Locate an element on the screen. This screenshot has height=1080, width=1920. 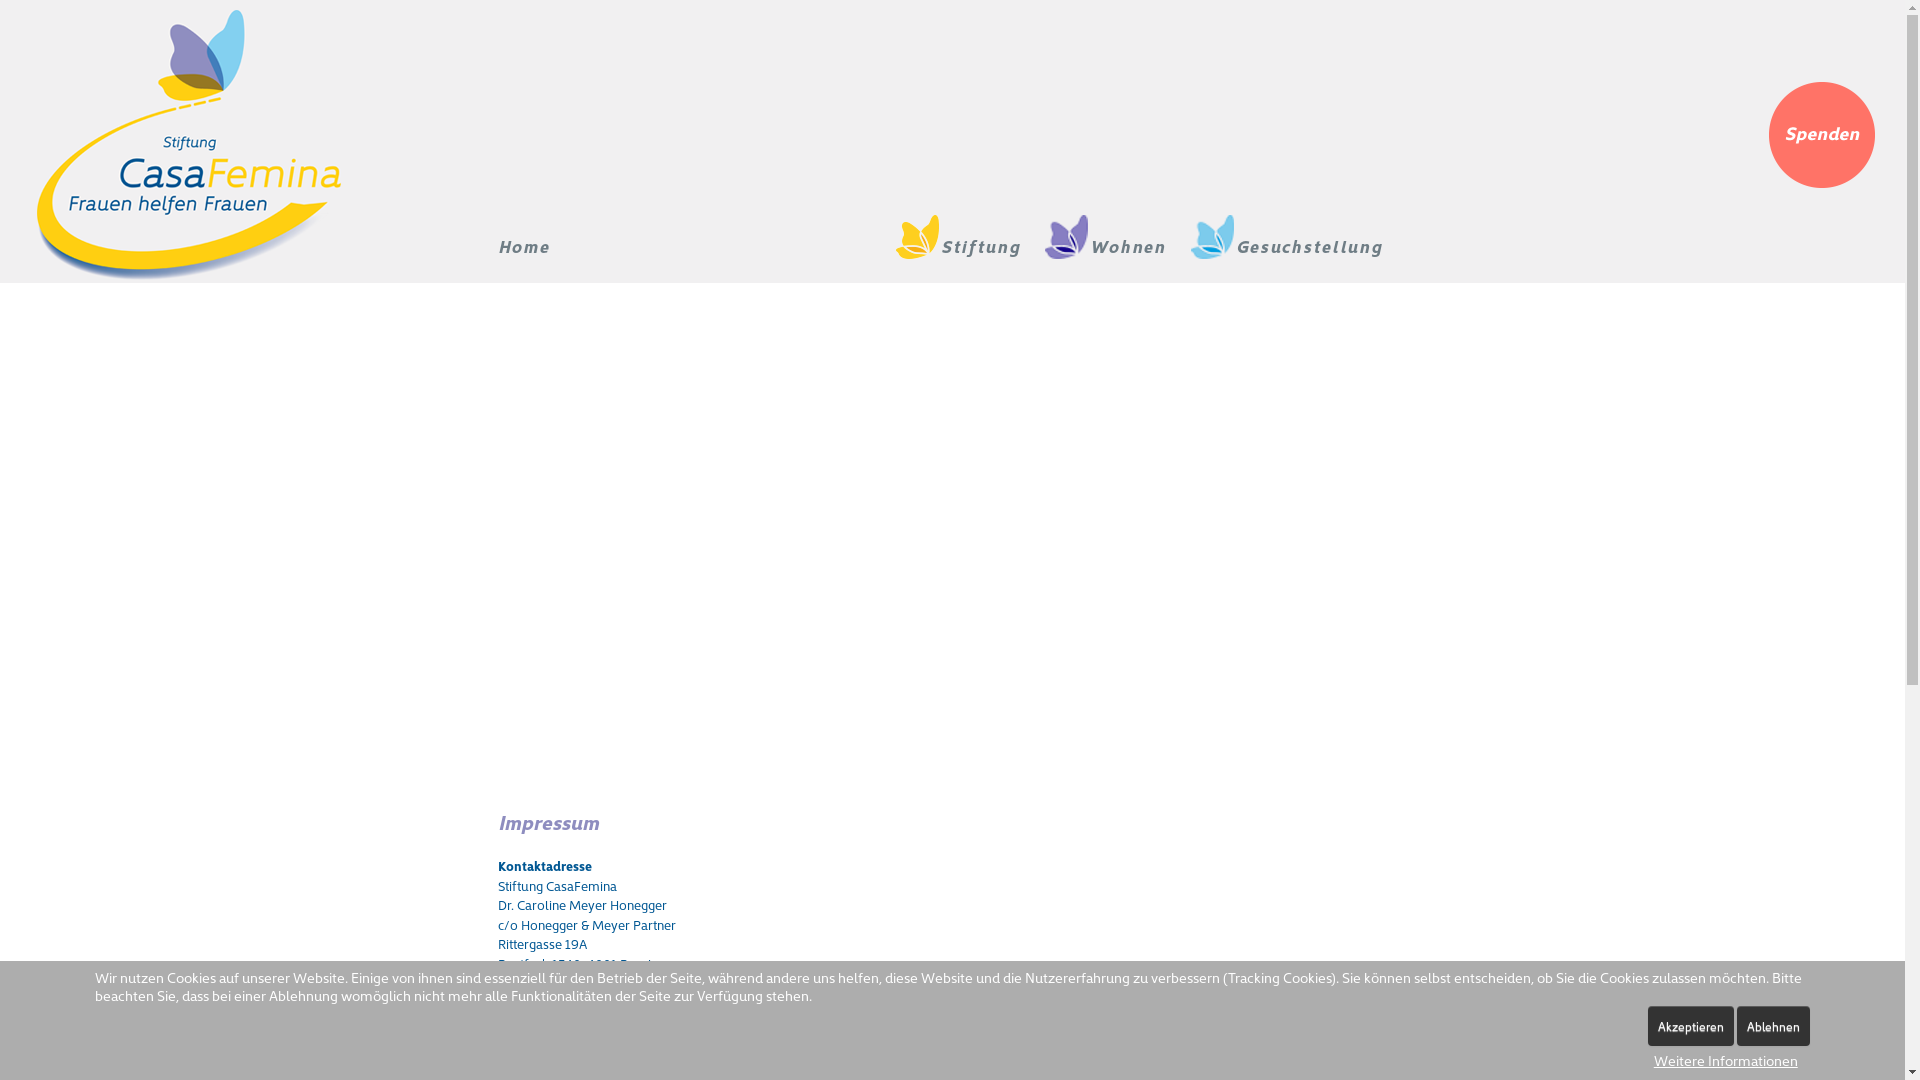
'Home' is located at coordinates (498, 245).